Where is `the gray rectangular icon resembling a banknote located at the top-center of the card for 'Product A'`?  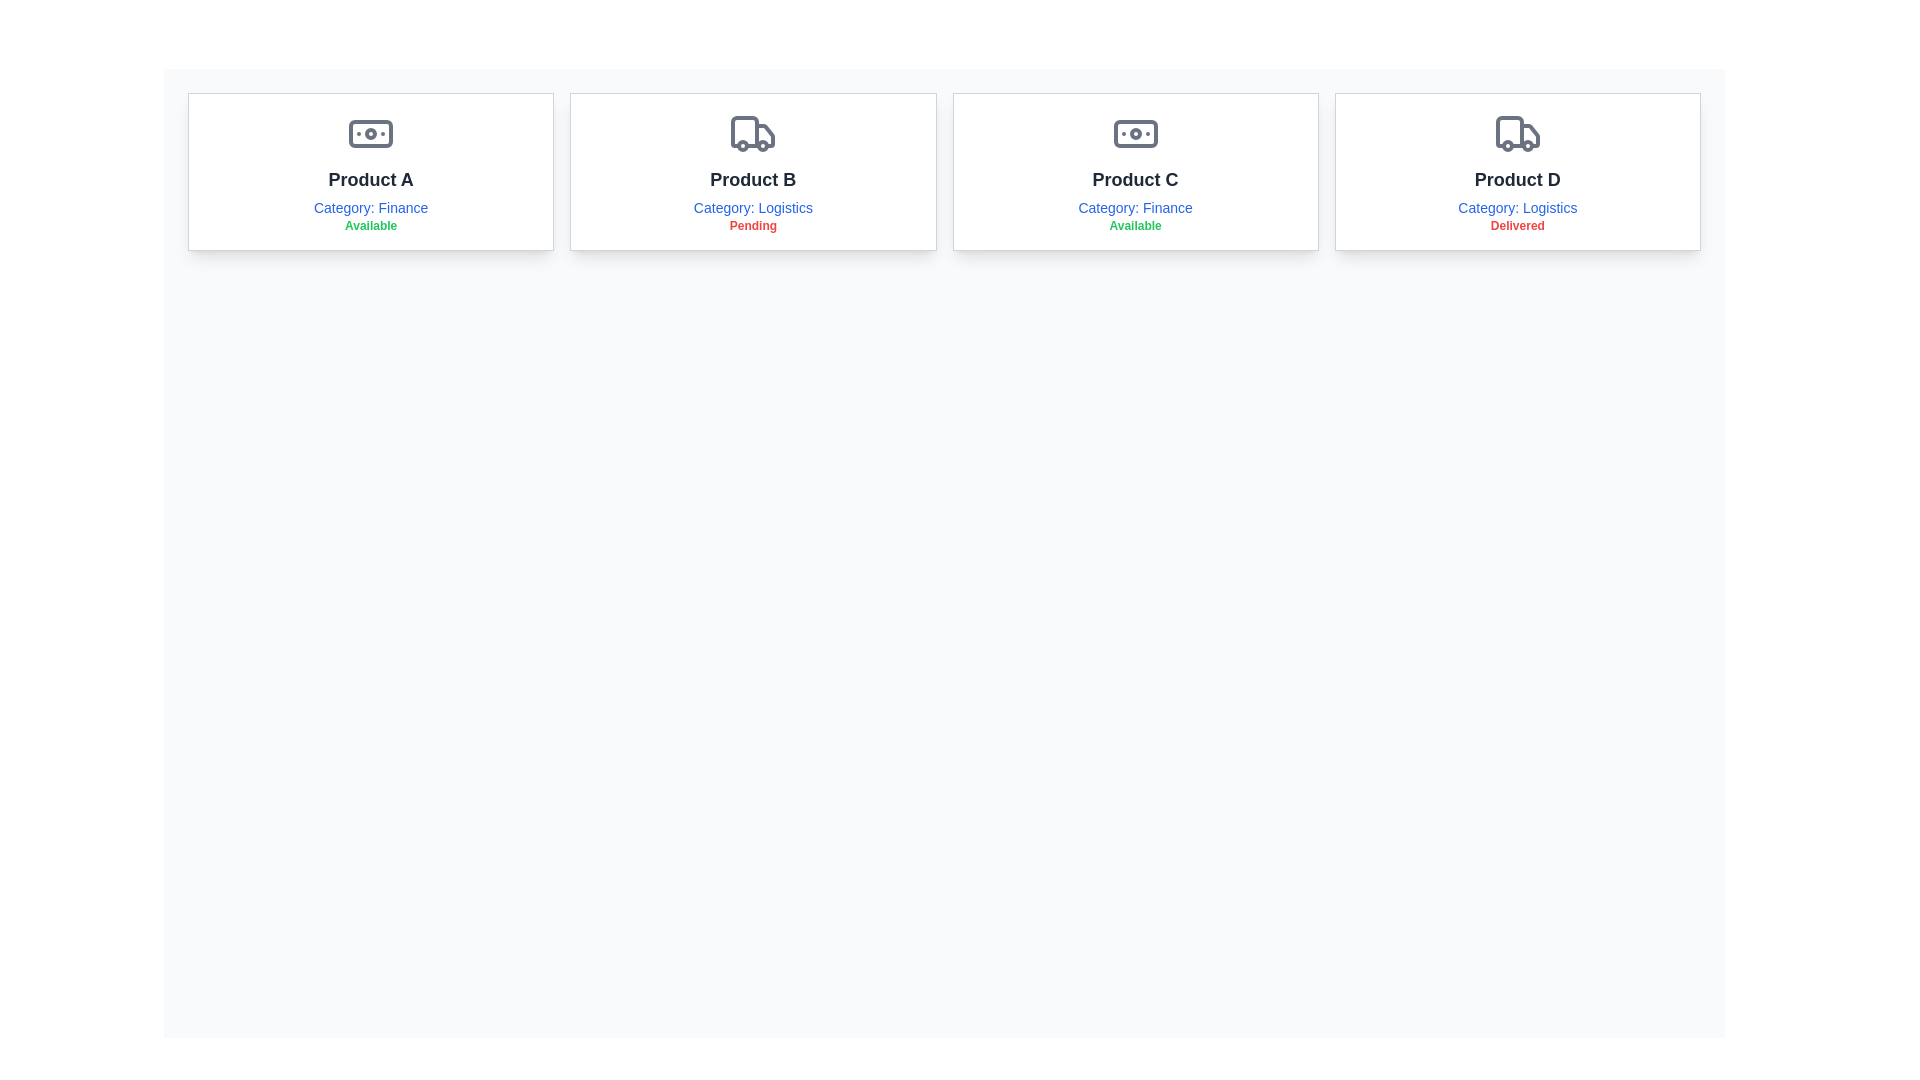
the gray rectangular icon resembling a banknote located at the top-center of the card for 'Product A' is located at coordinates (371, 134).